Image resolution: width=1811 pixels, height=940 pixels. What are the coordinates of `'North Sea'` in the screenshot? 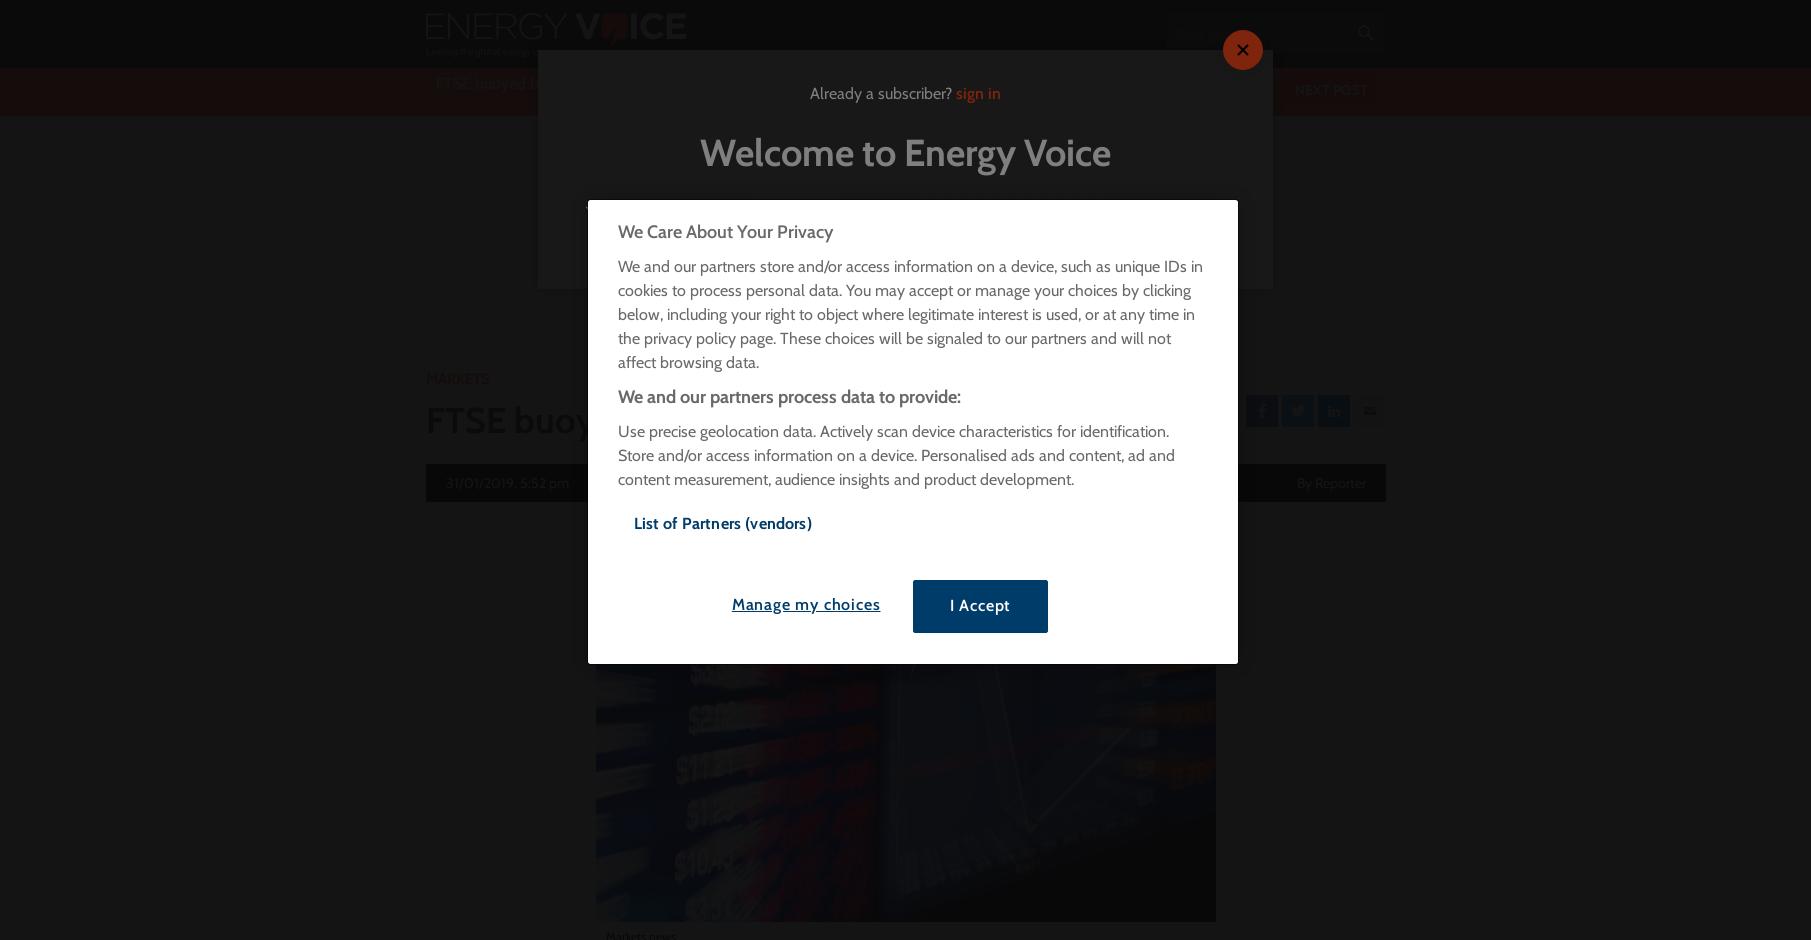 It's located at (930, 231).